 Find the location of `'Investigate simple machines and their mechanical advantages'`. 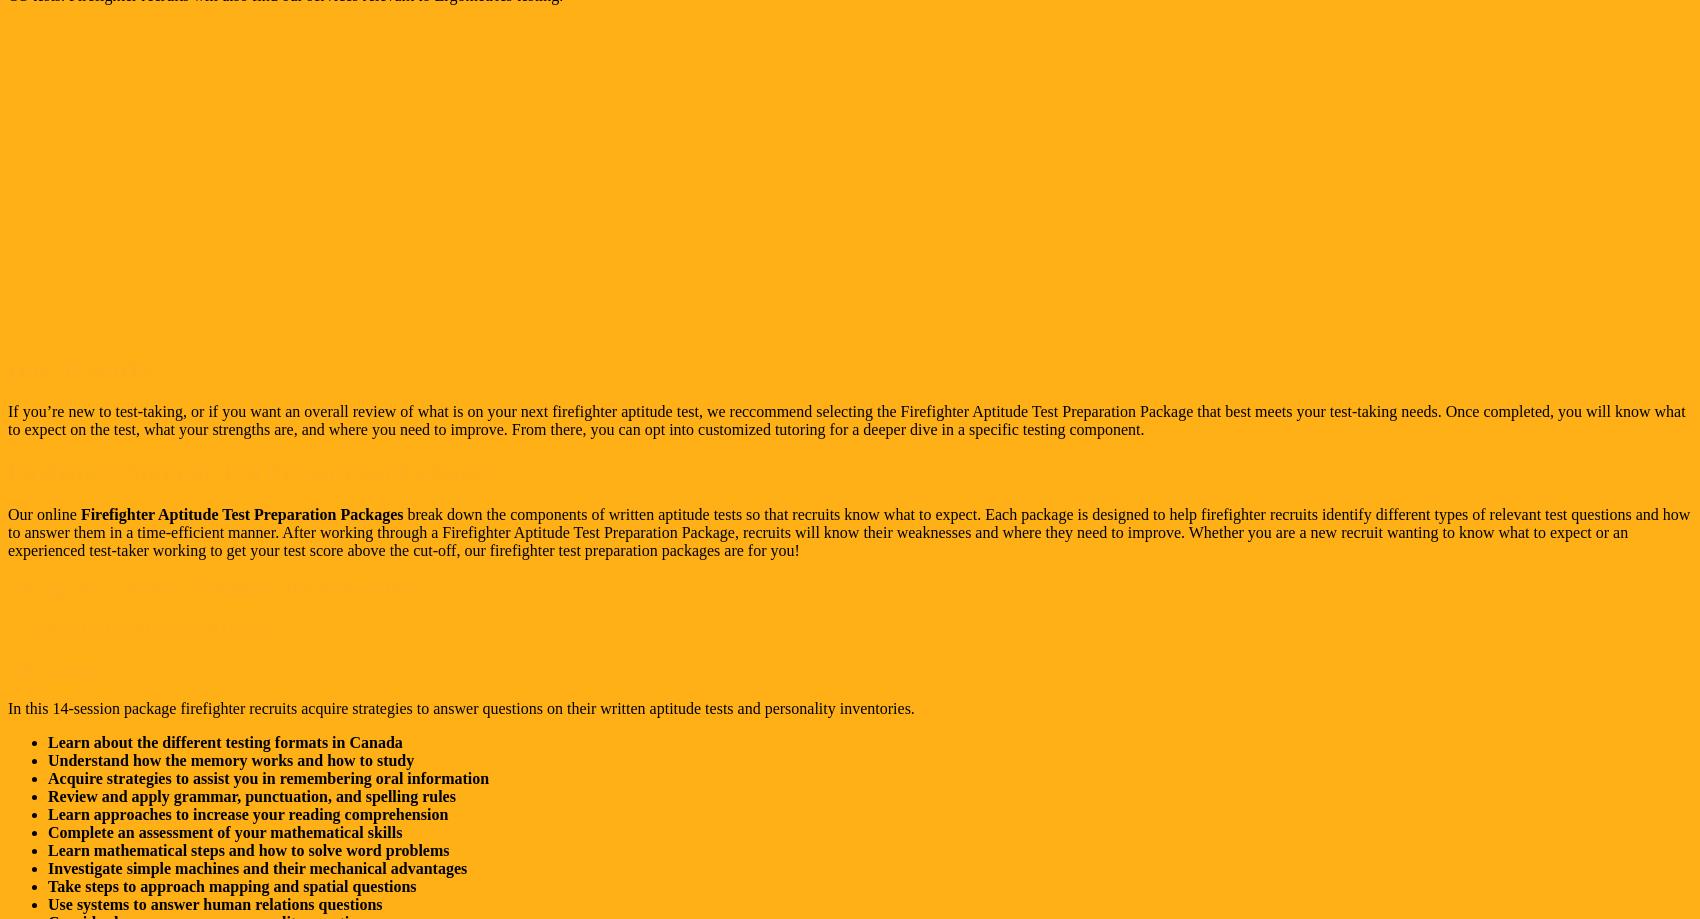

'Investigate simple machines and their mechanical advantages' is located at coordinates (257, 867).